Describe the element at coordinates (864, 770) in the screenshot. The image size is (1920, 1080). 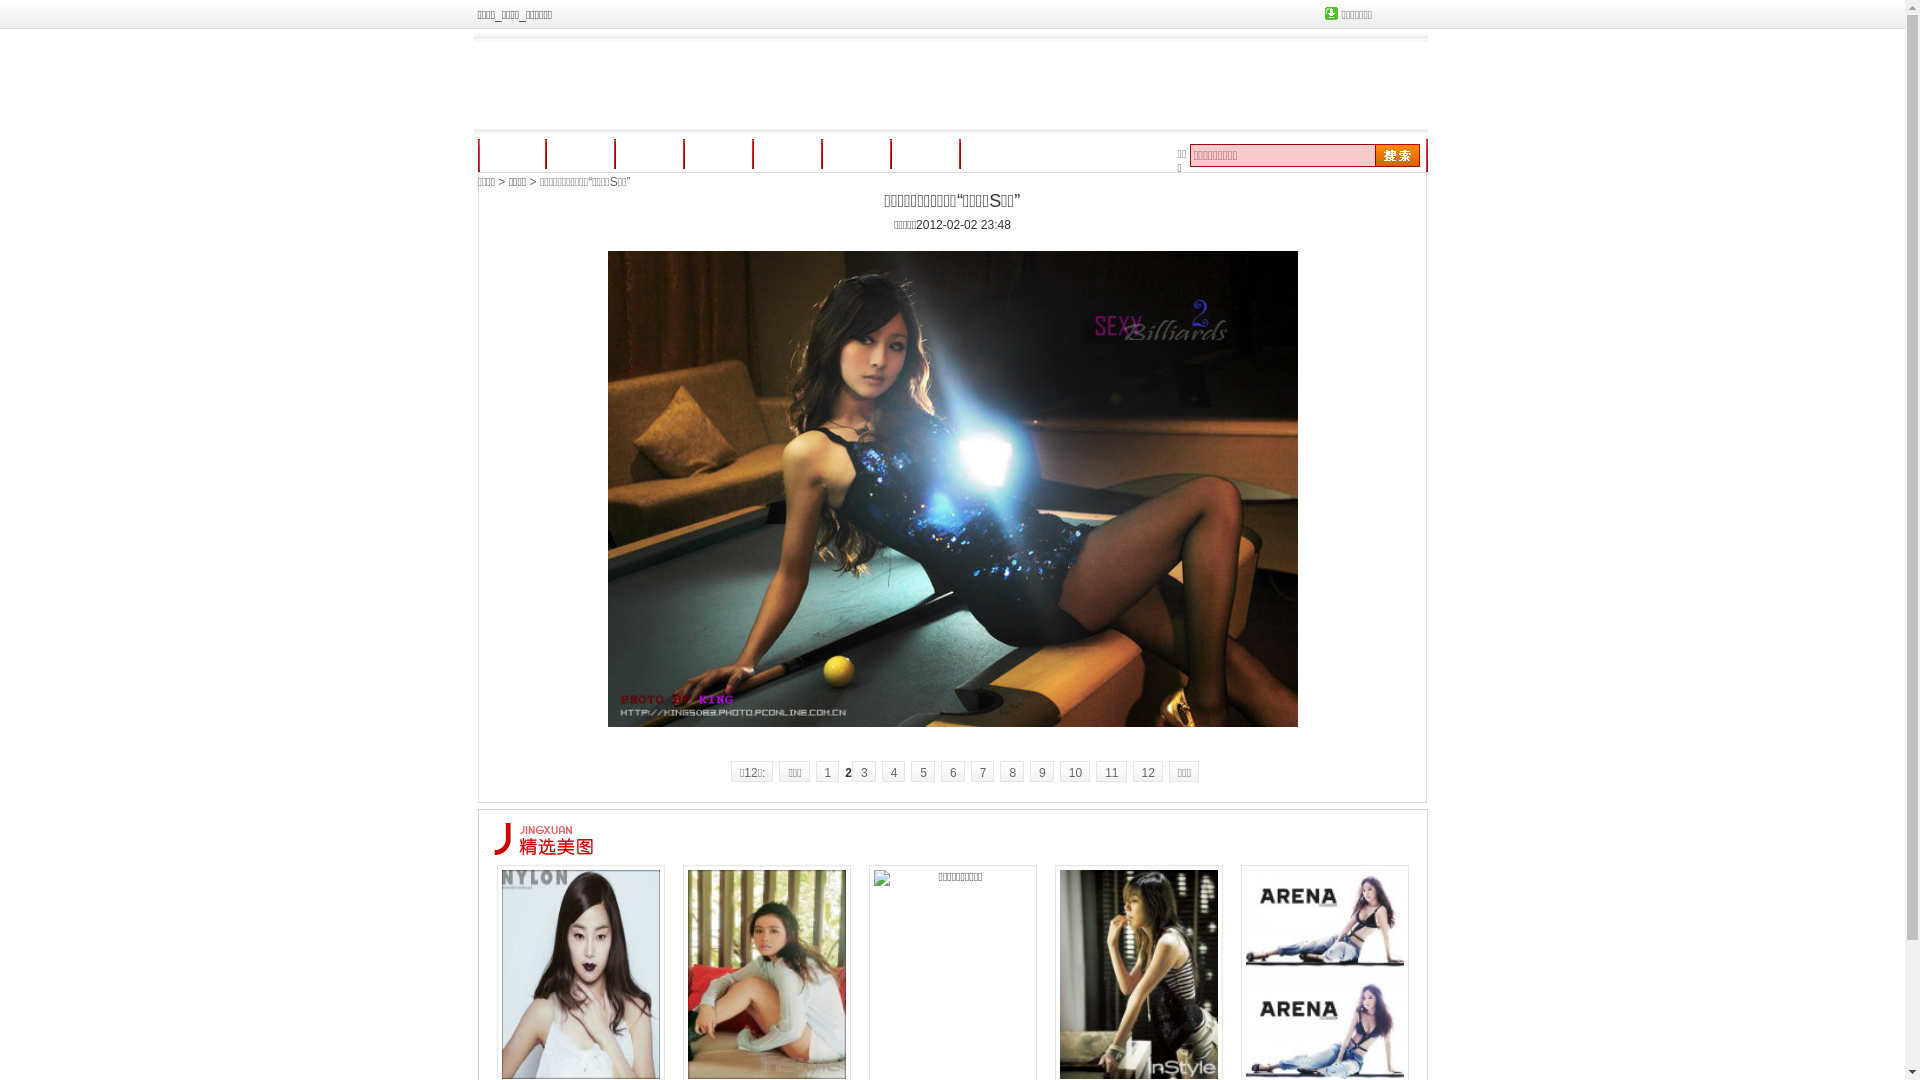
I see `'3'` at that location.